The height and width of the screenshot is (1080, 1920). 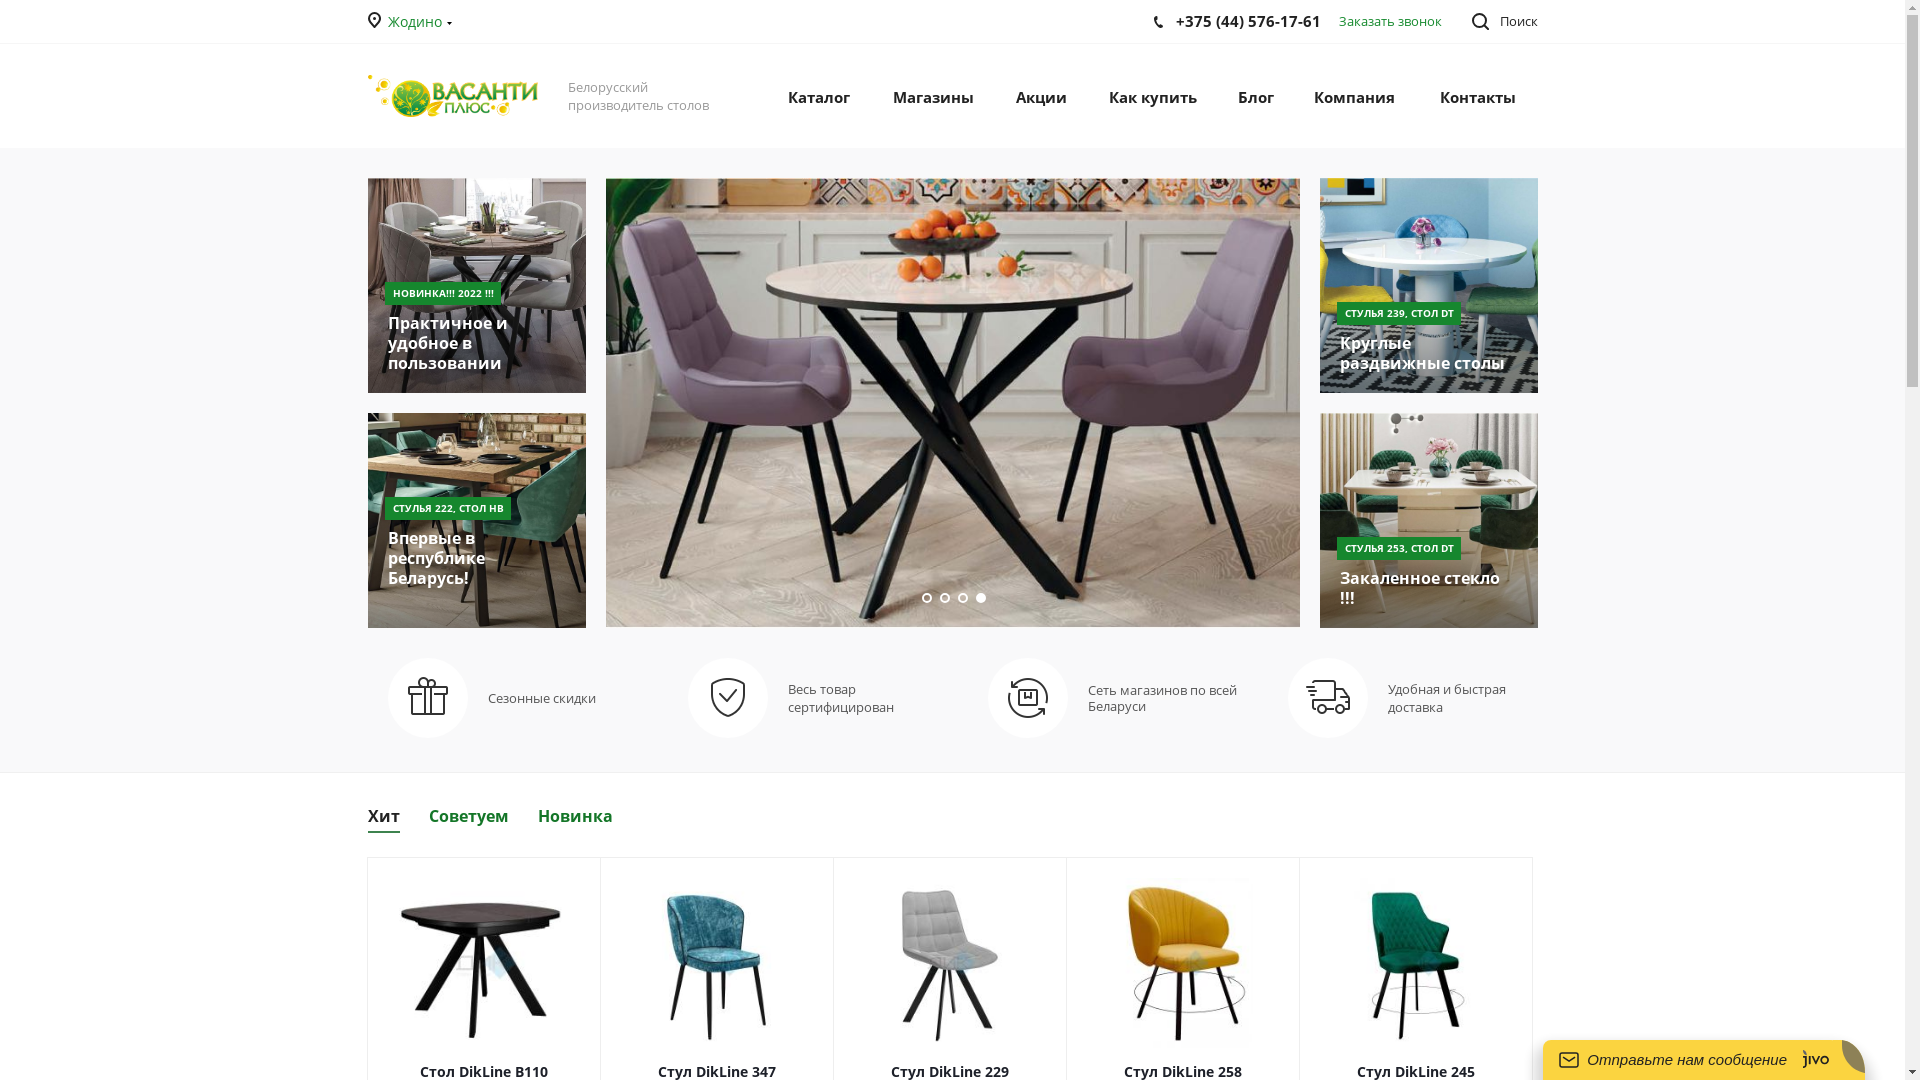 I want to click on '1', so click(x=925, y=596).